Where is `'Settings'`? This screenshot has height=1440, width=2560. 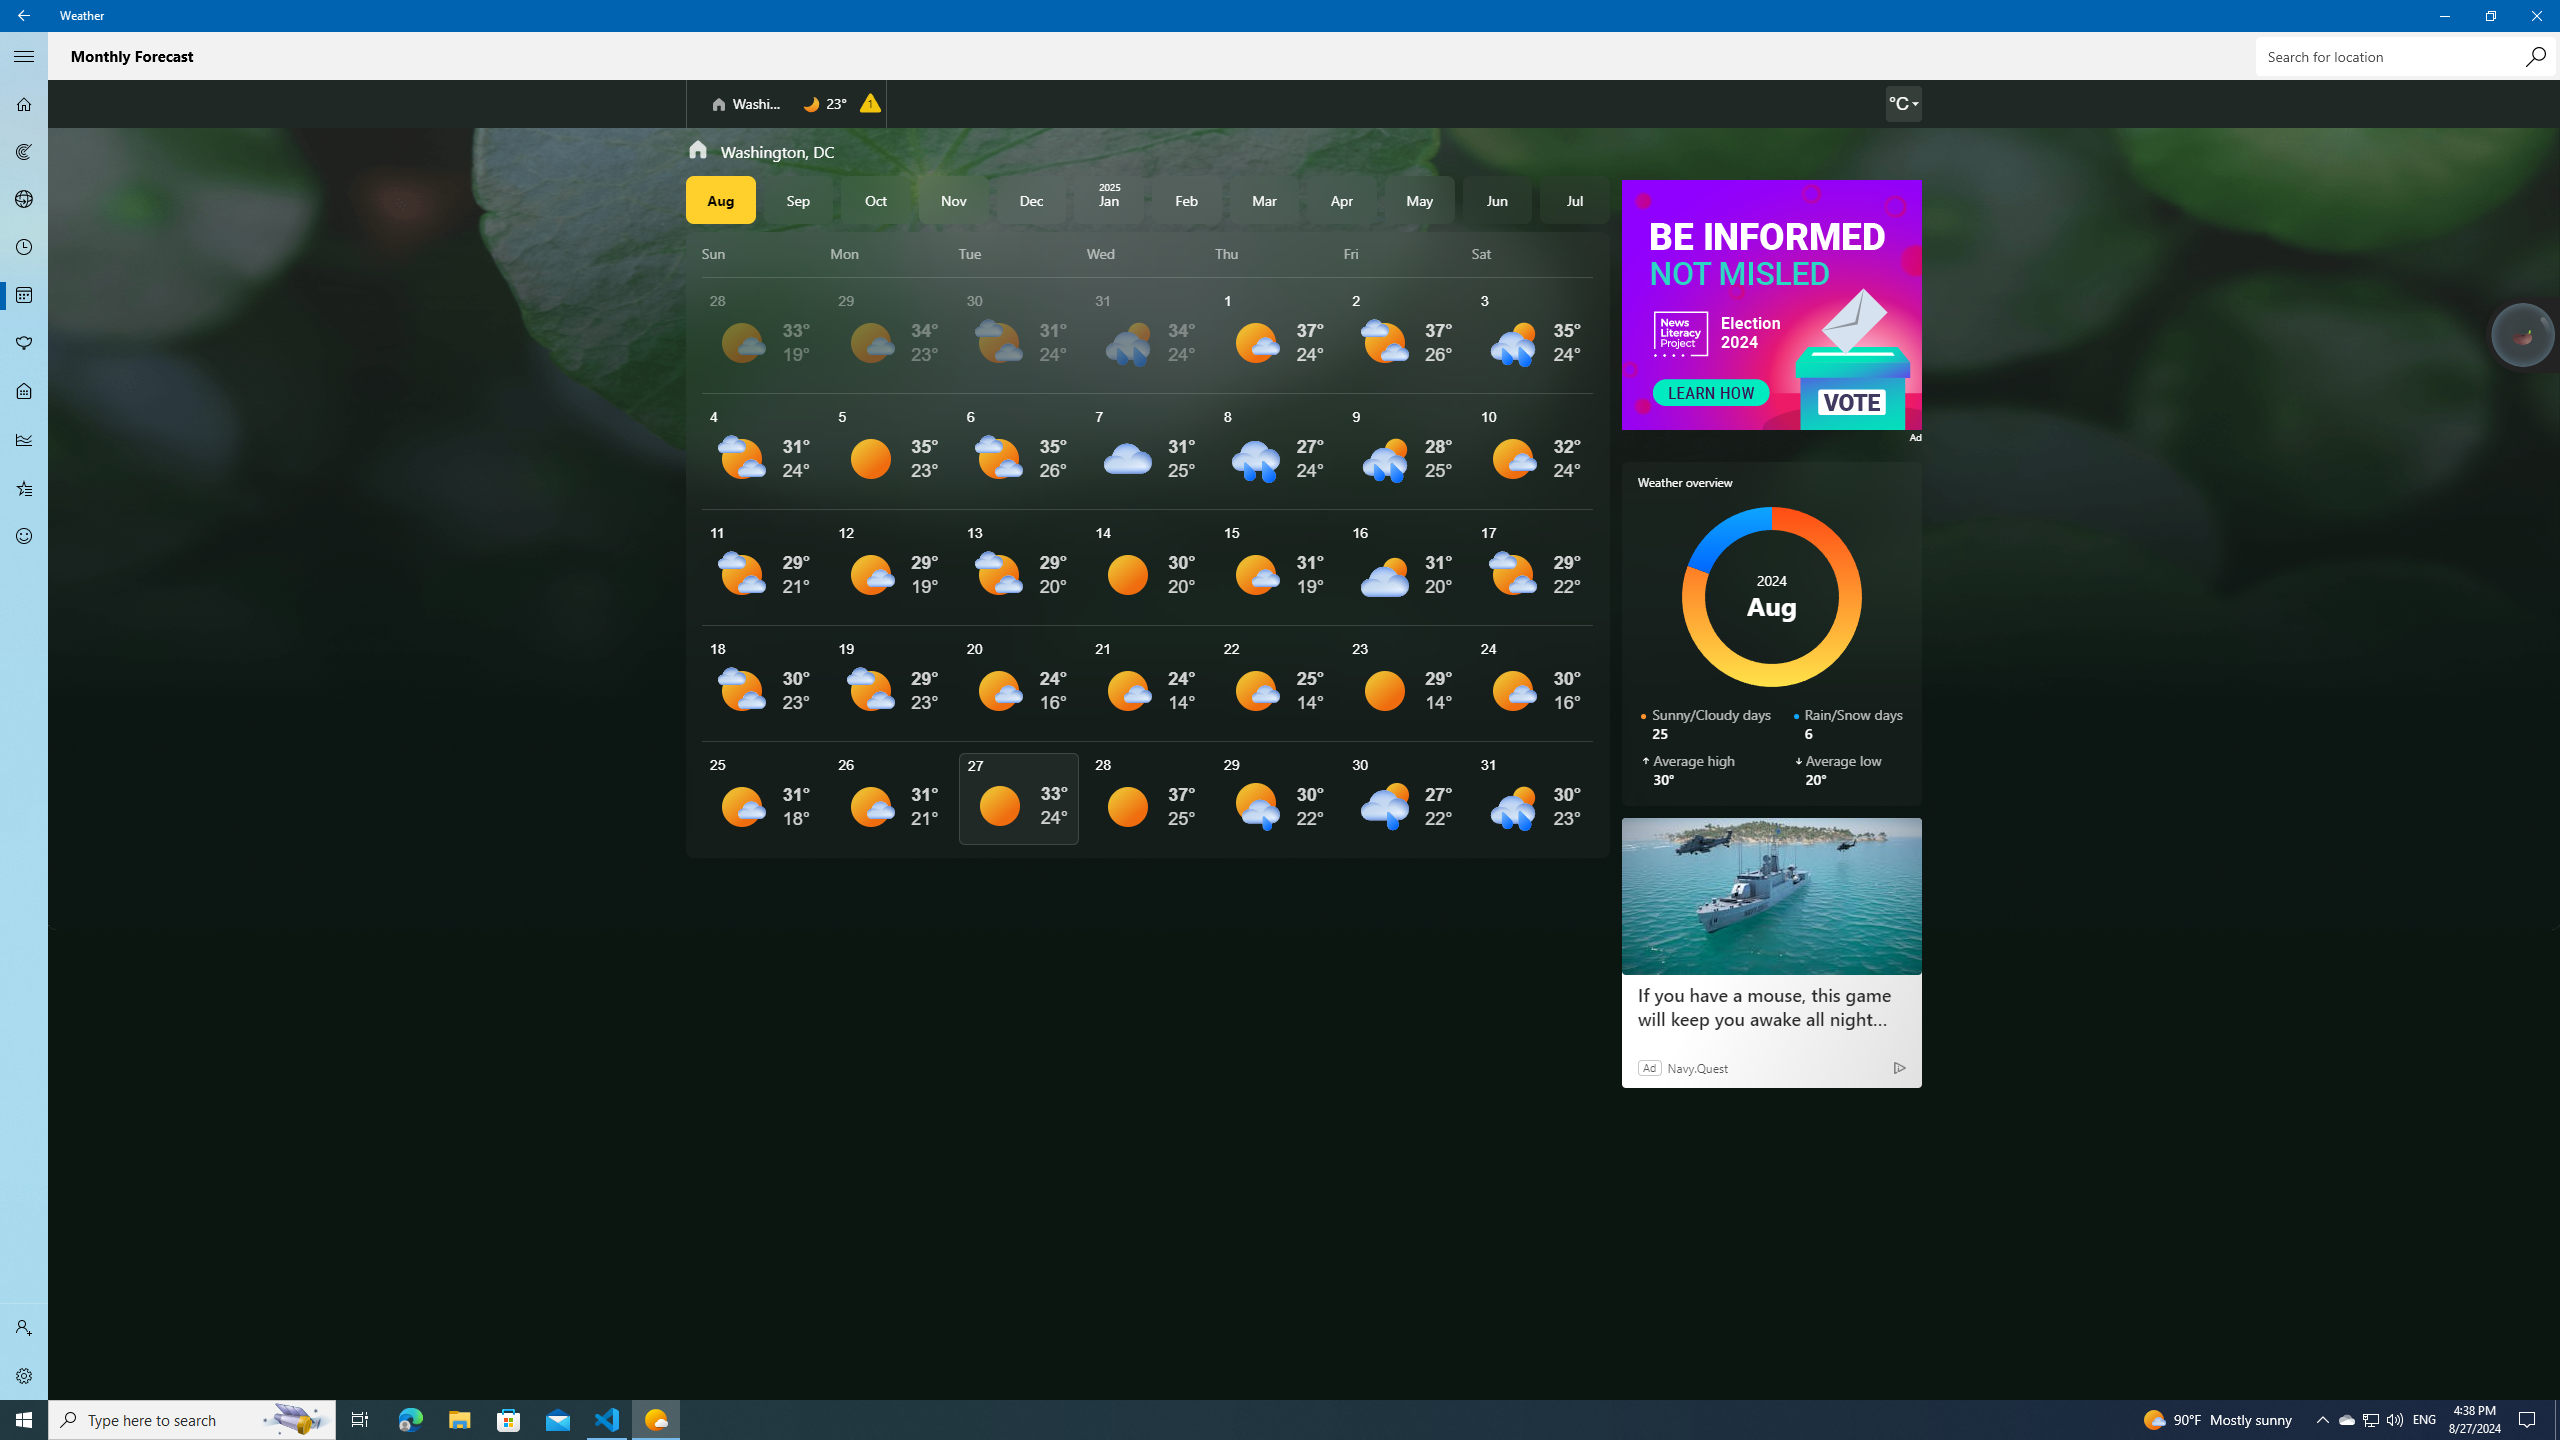 'Settings' is located at coordinates (24, 1374).